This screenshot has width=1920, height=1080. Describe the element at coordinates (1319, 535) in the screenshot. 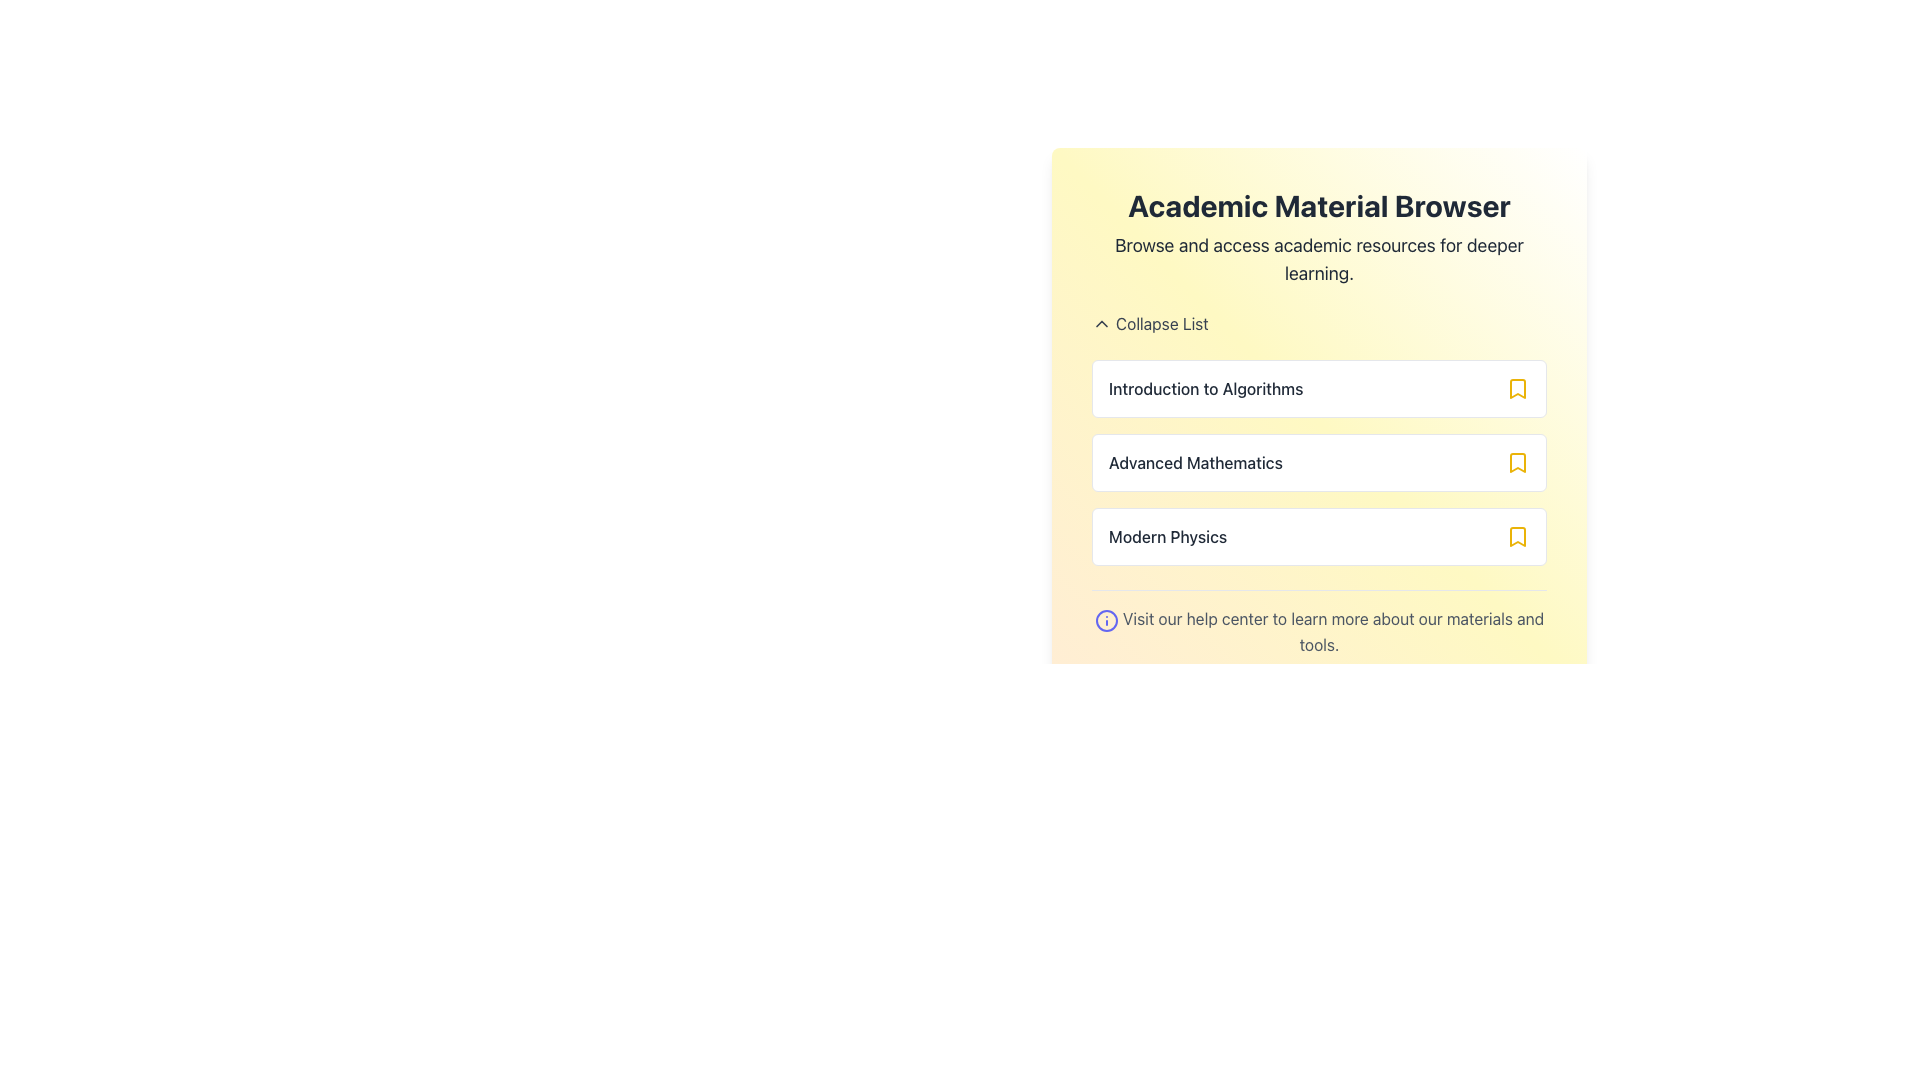

I see `the list item displaying 'Modern Physics'` at that location.